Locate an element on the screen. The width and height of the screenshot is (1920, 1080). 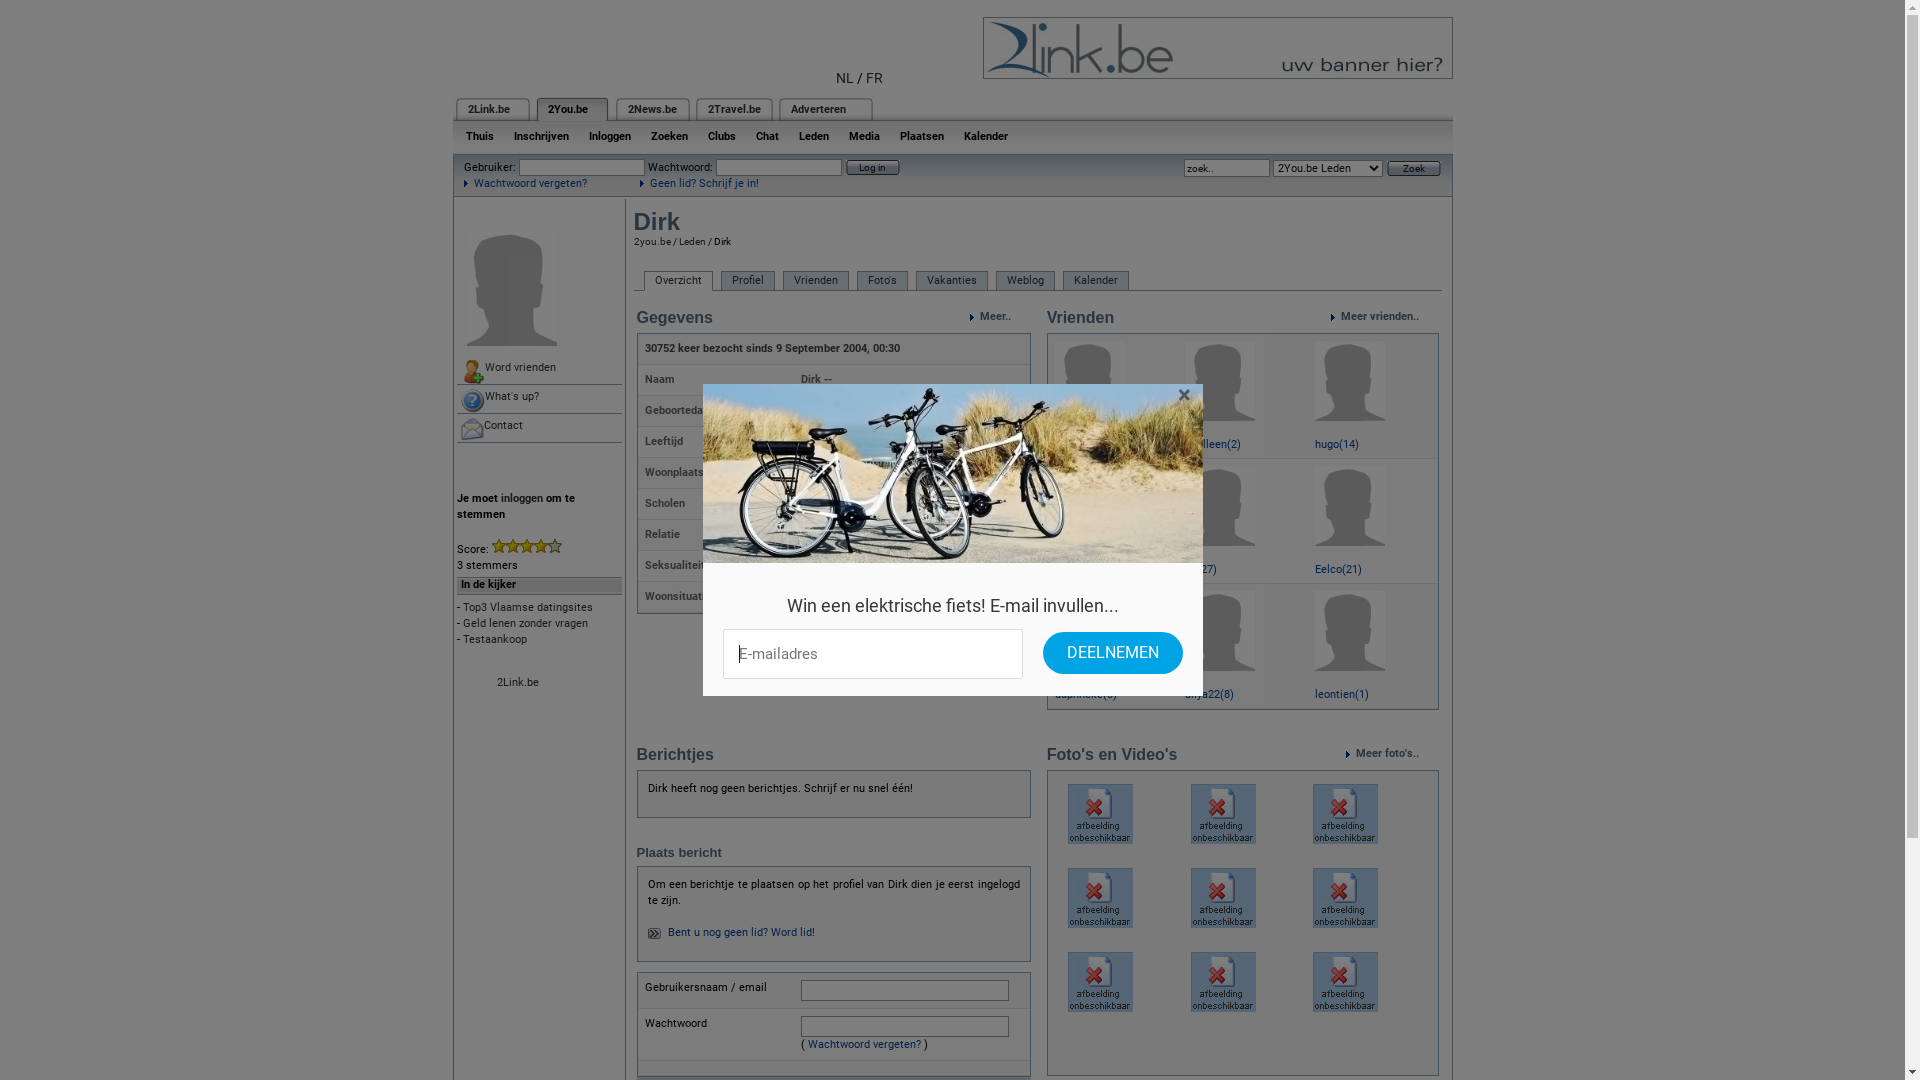
'Inschrijven' is located at coordinates (541, 135).